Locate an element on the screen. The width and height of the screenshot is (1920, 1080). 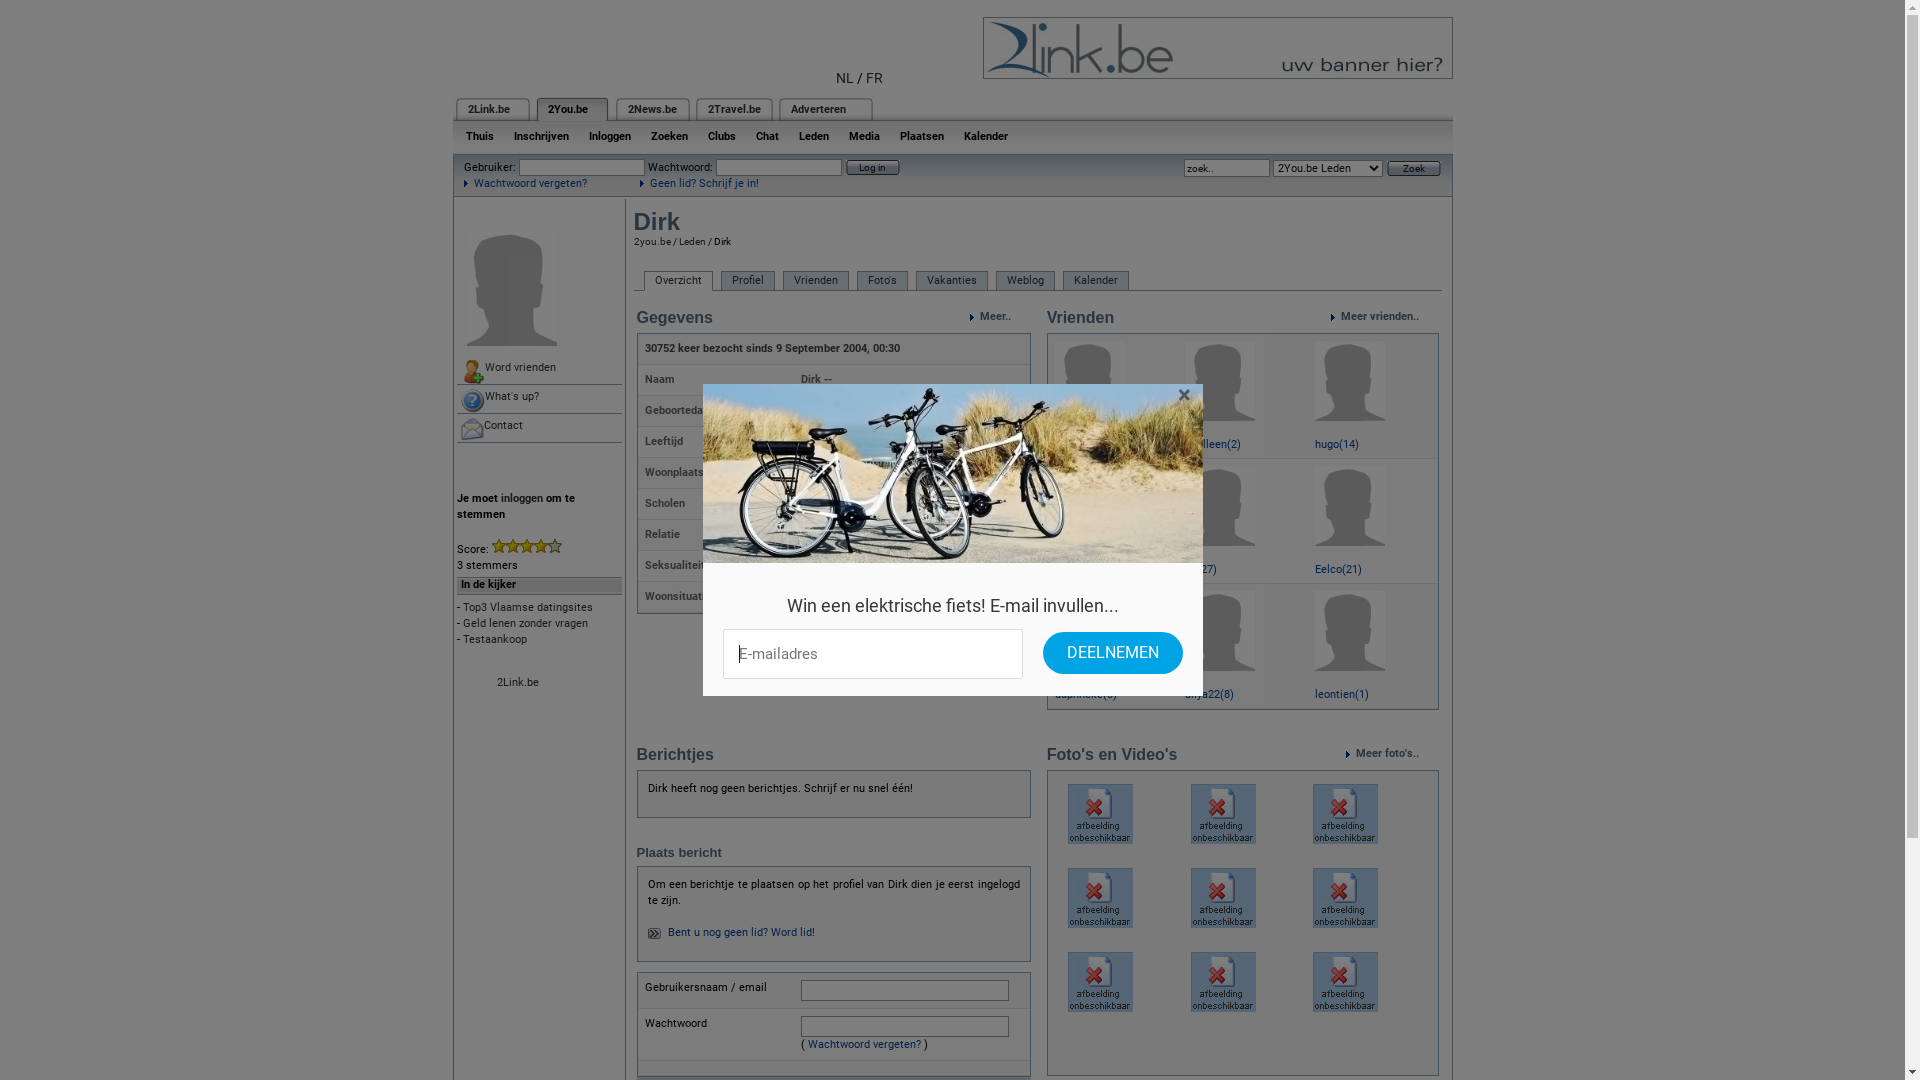
'Inschrijven' is located at coordinates (541, 135).